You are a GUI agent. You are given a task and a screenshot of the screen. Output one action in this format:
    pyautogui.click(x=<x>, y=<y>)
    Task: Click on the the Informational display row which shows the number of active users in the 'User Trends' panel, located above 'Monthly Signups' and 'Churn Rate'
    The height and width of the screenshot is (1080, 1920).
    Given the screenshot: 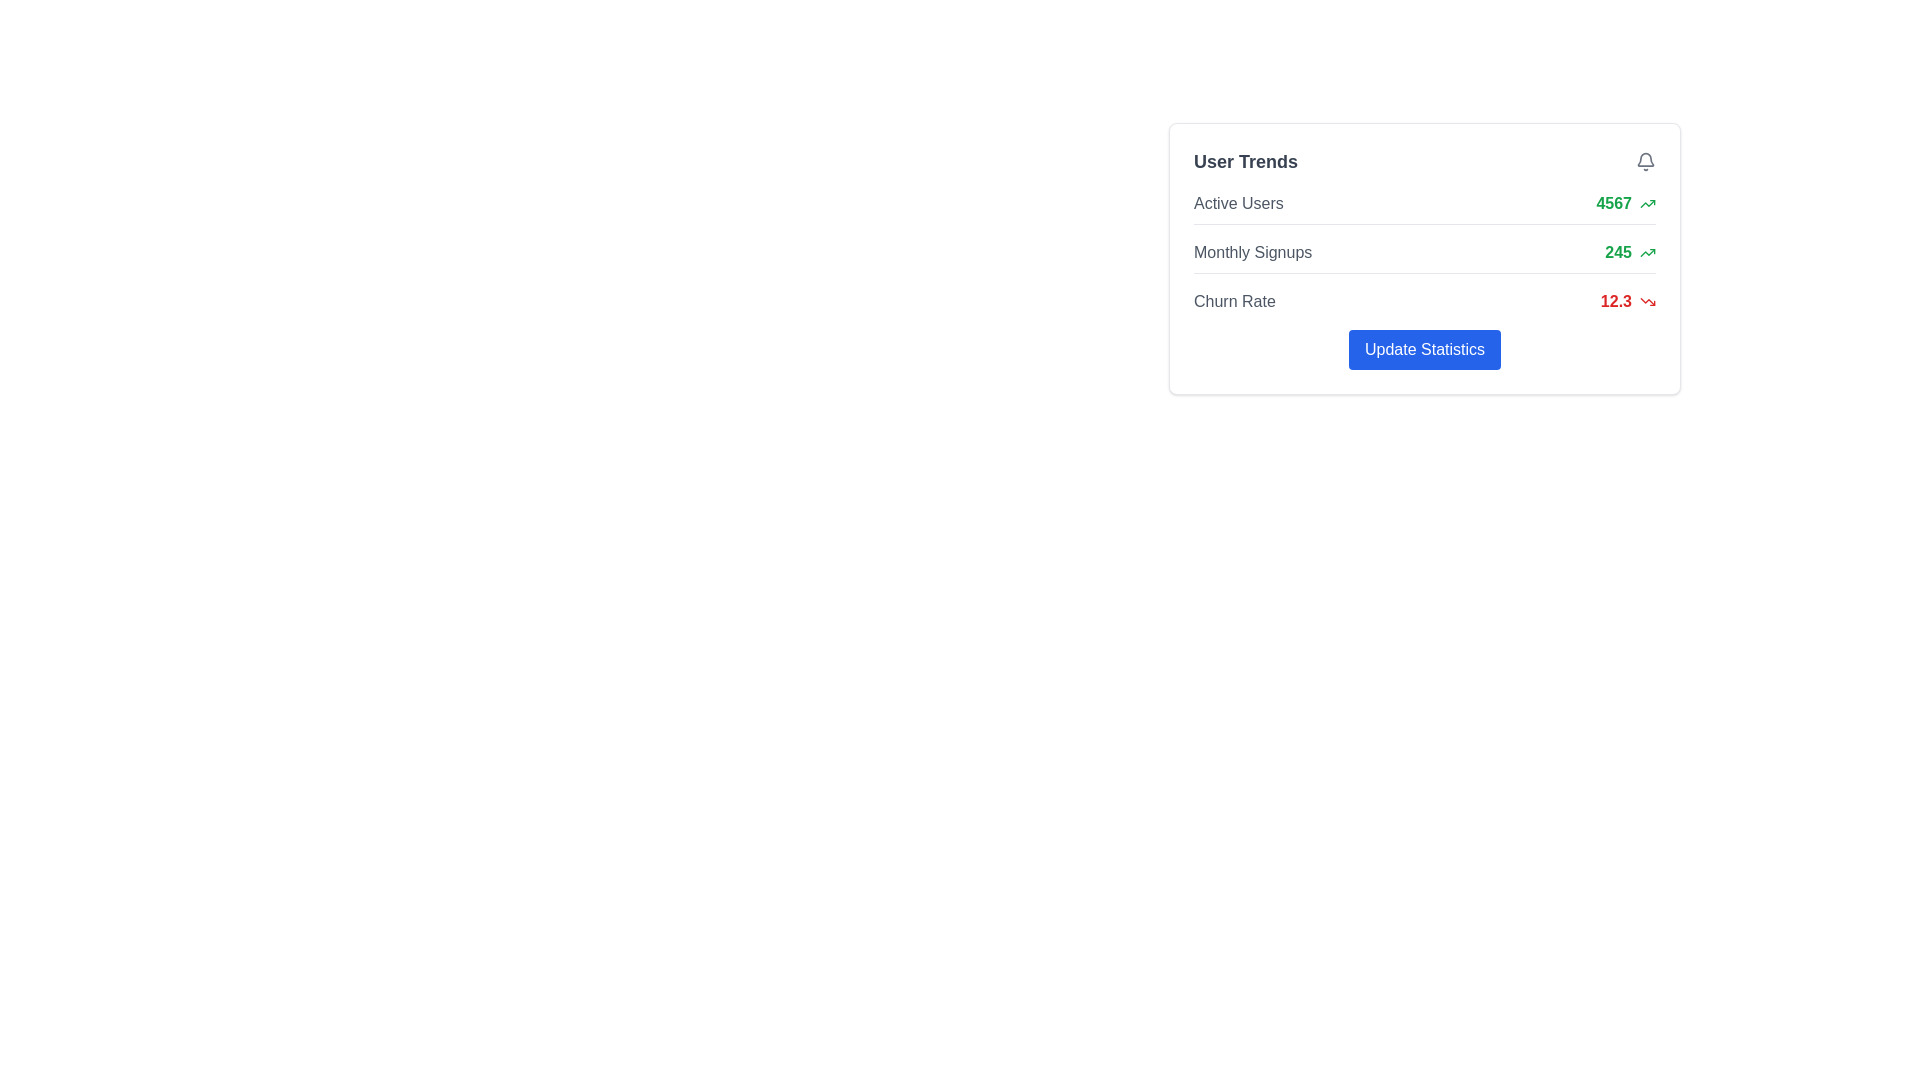 What is the action you would take?
    pyautogui.click(x=1424, y=208)
    